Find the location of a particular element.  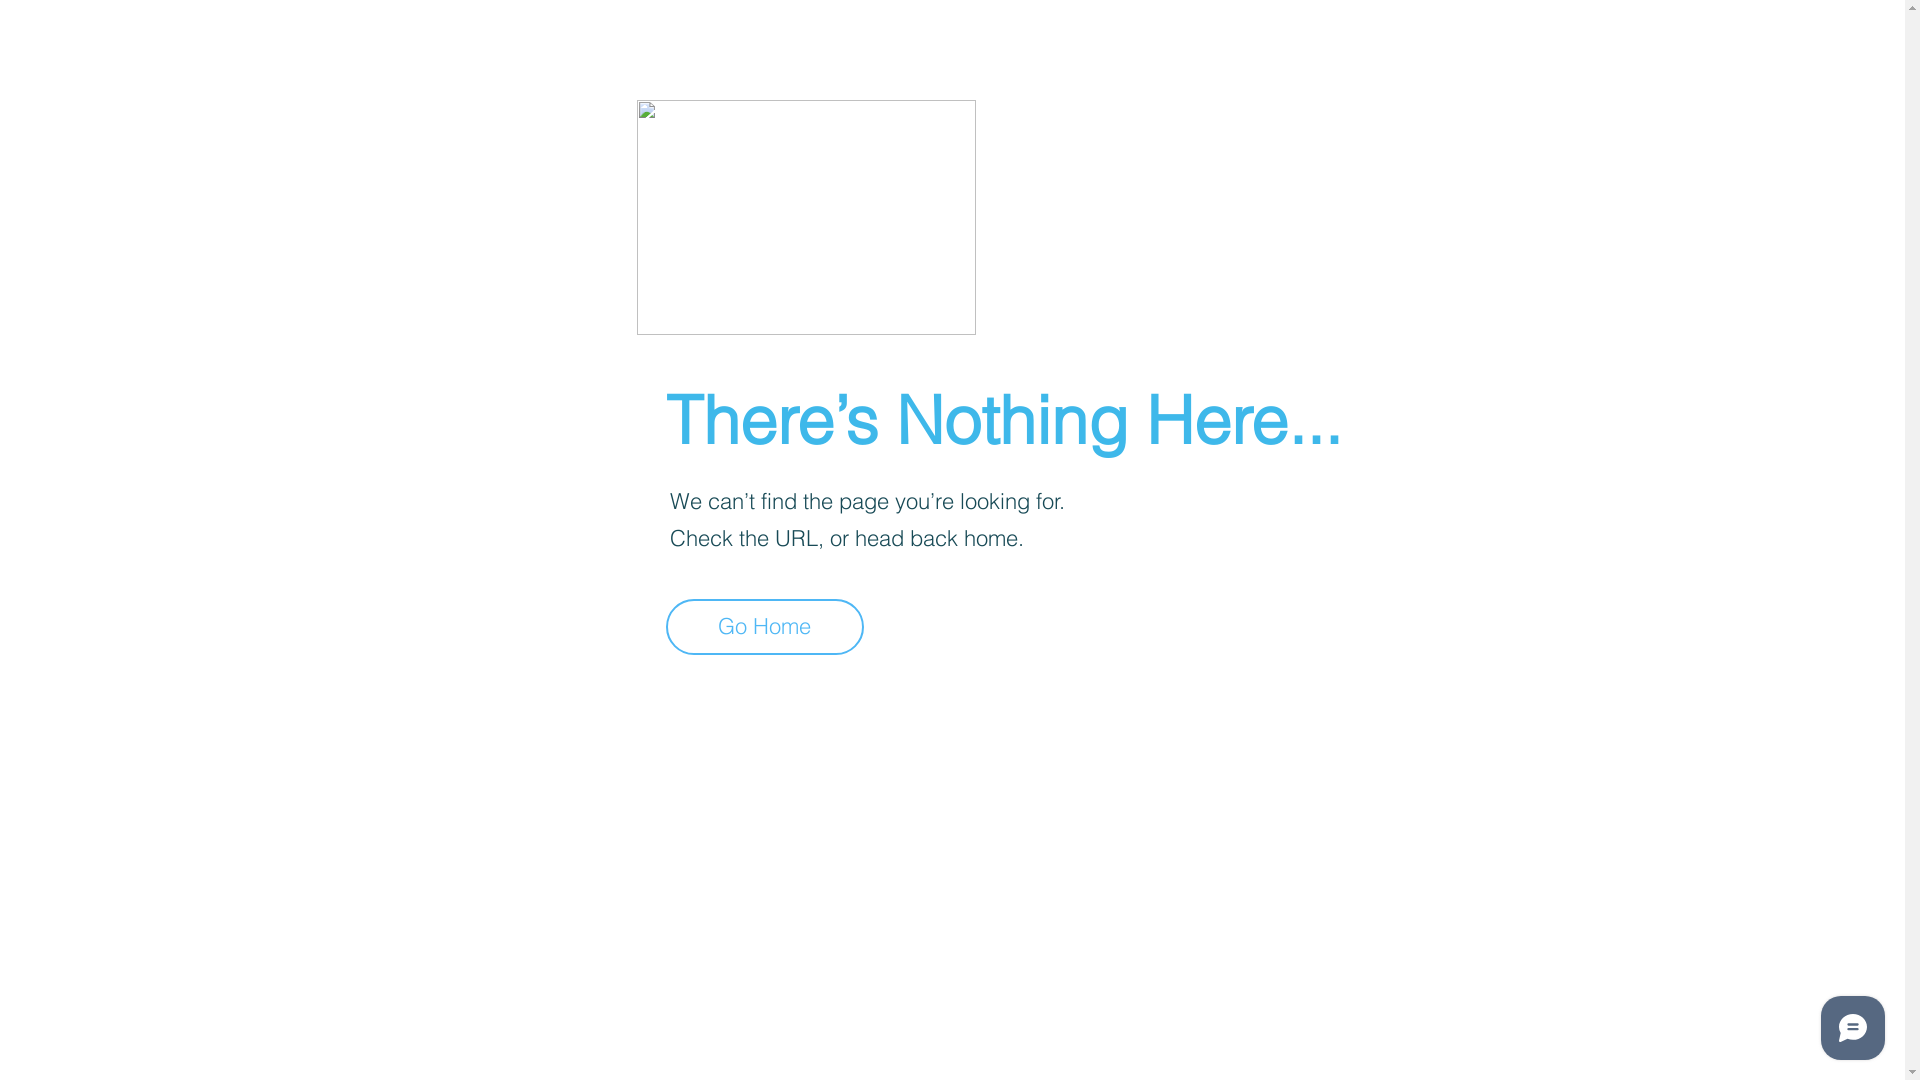

'Go Home' is located at coordinates (763, 626).